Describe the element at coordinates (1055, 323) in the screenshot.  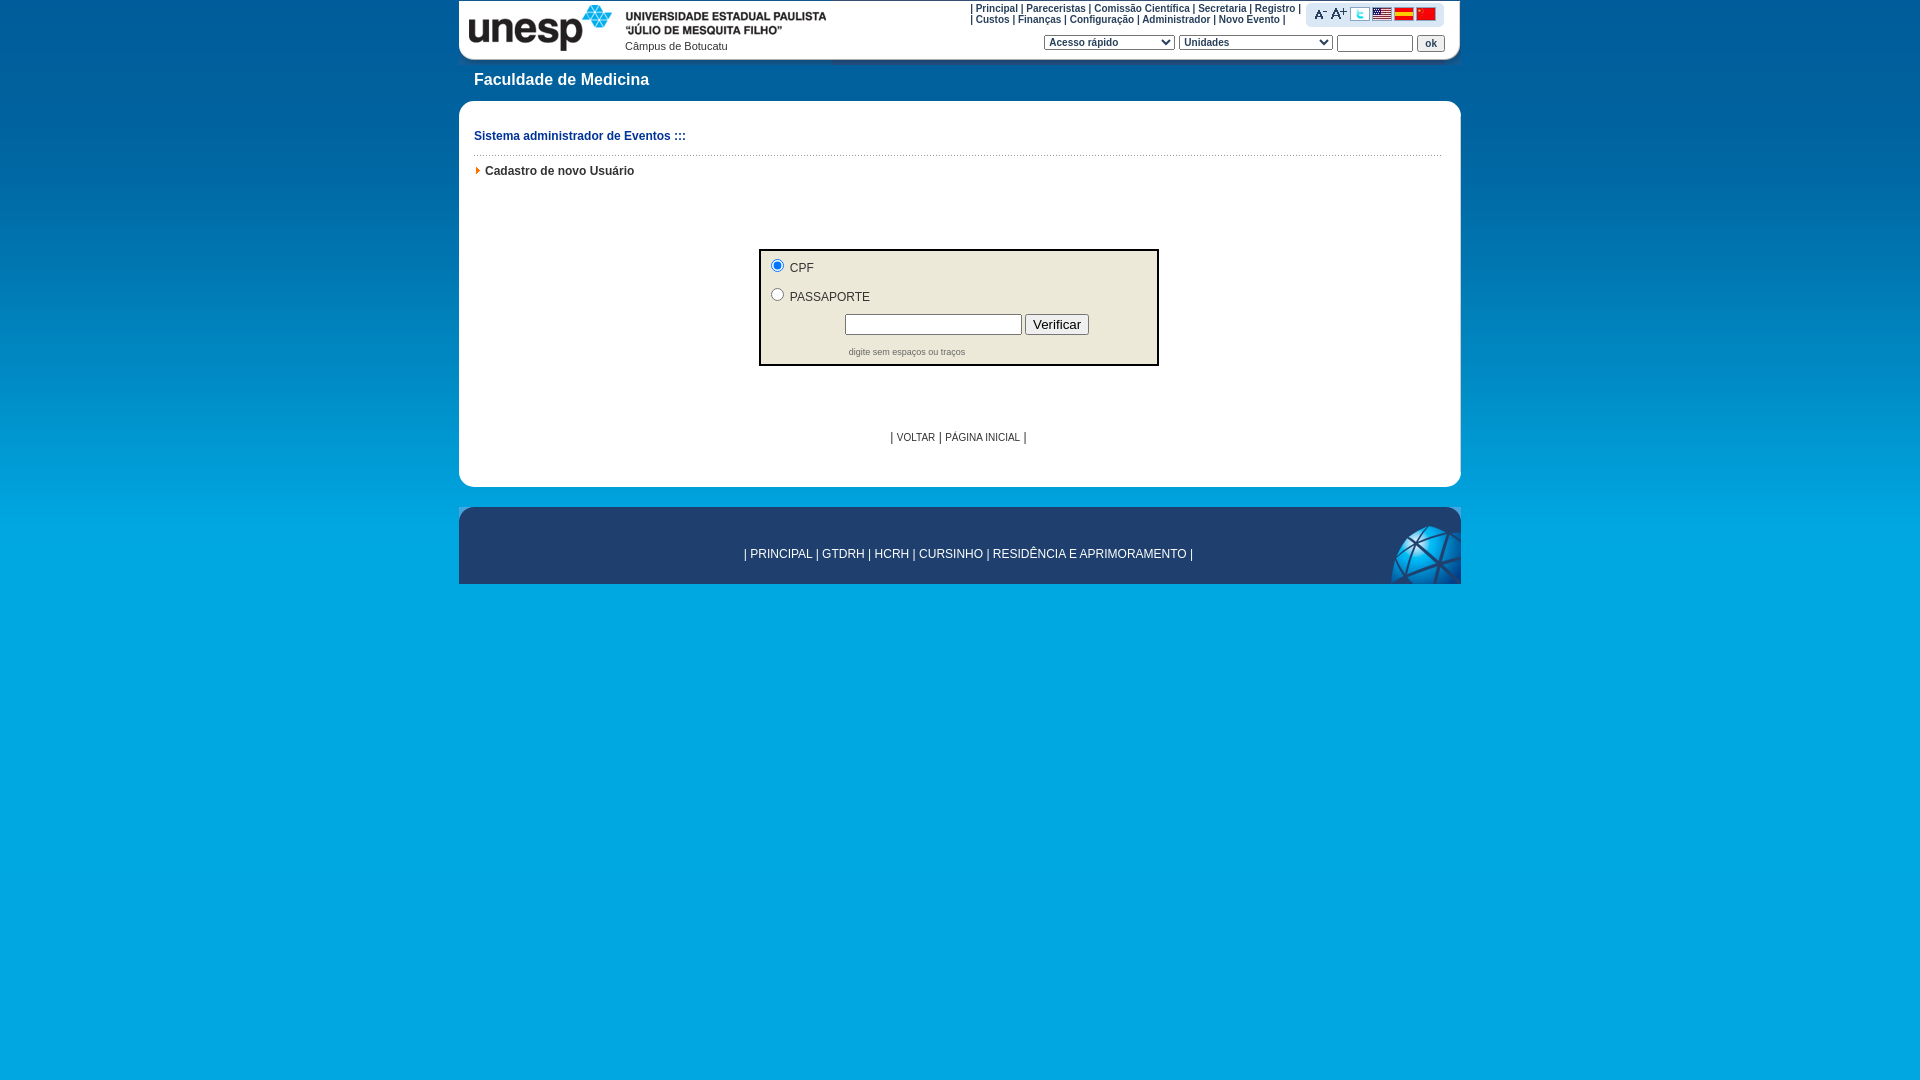
I see `'Verificar'` at that location.